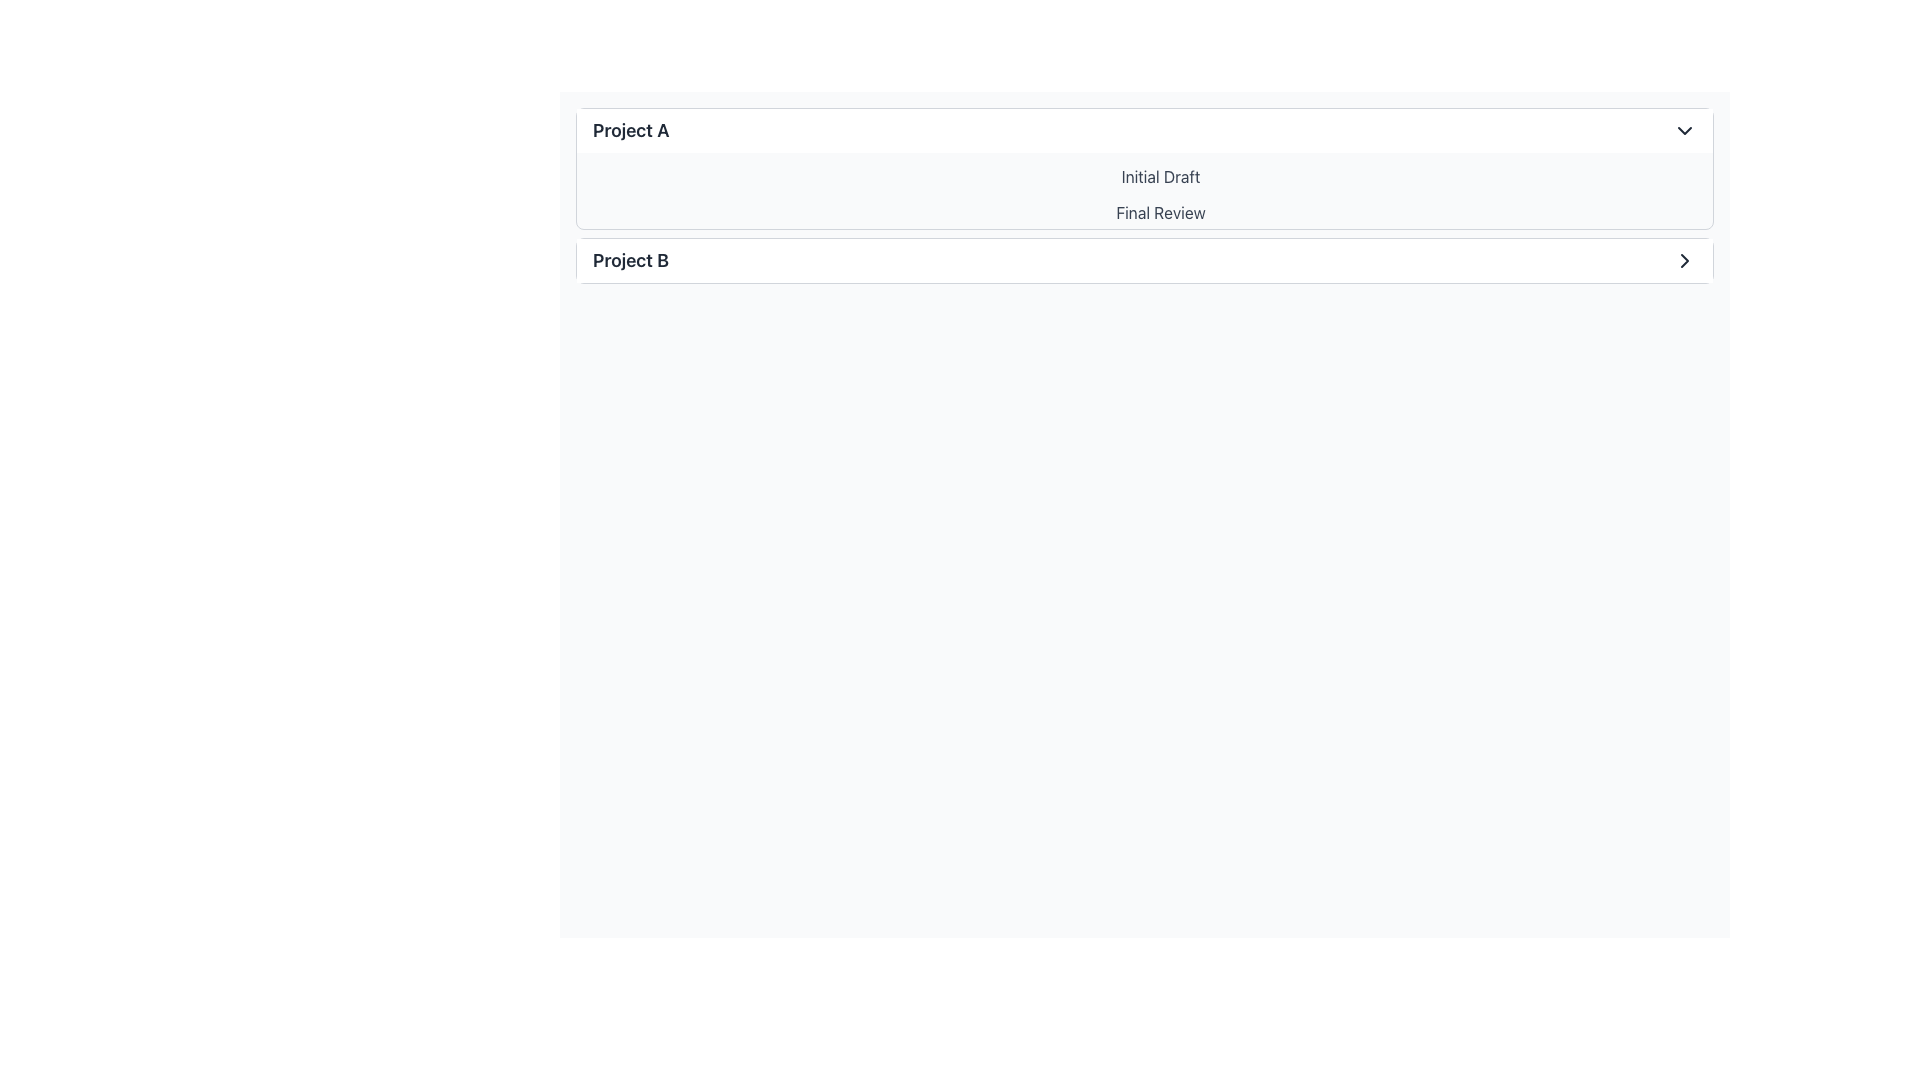 The image size is (1920, 1080). Describe the element at coordinates (1145, 260) in the screenshot. I see `the Interactive List Item labeled 'Project B'` at that location.